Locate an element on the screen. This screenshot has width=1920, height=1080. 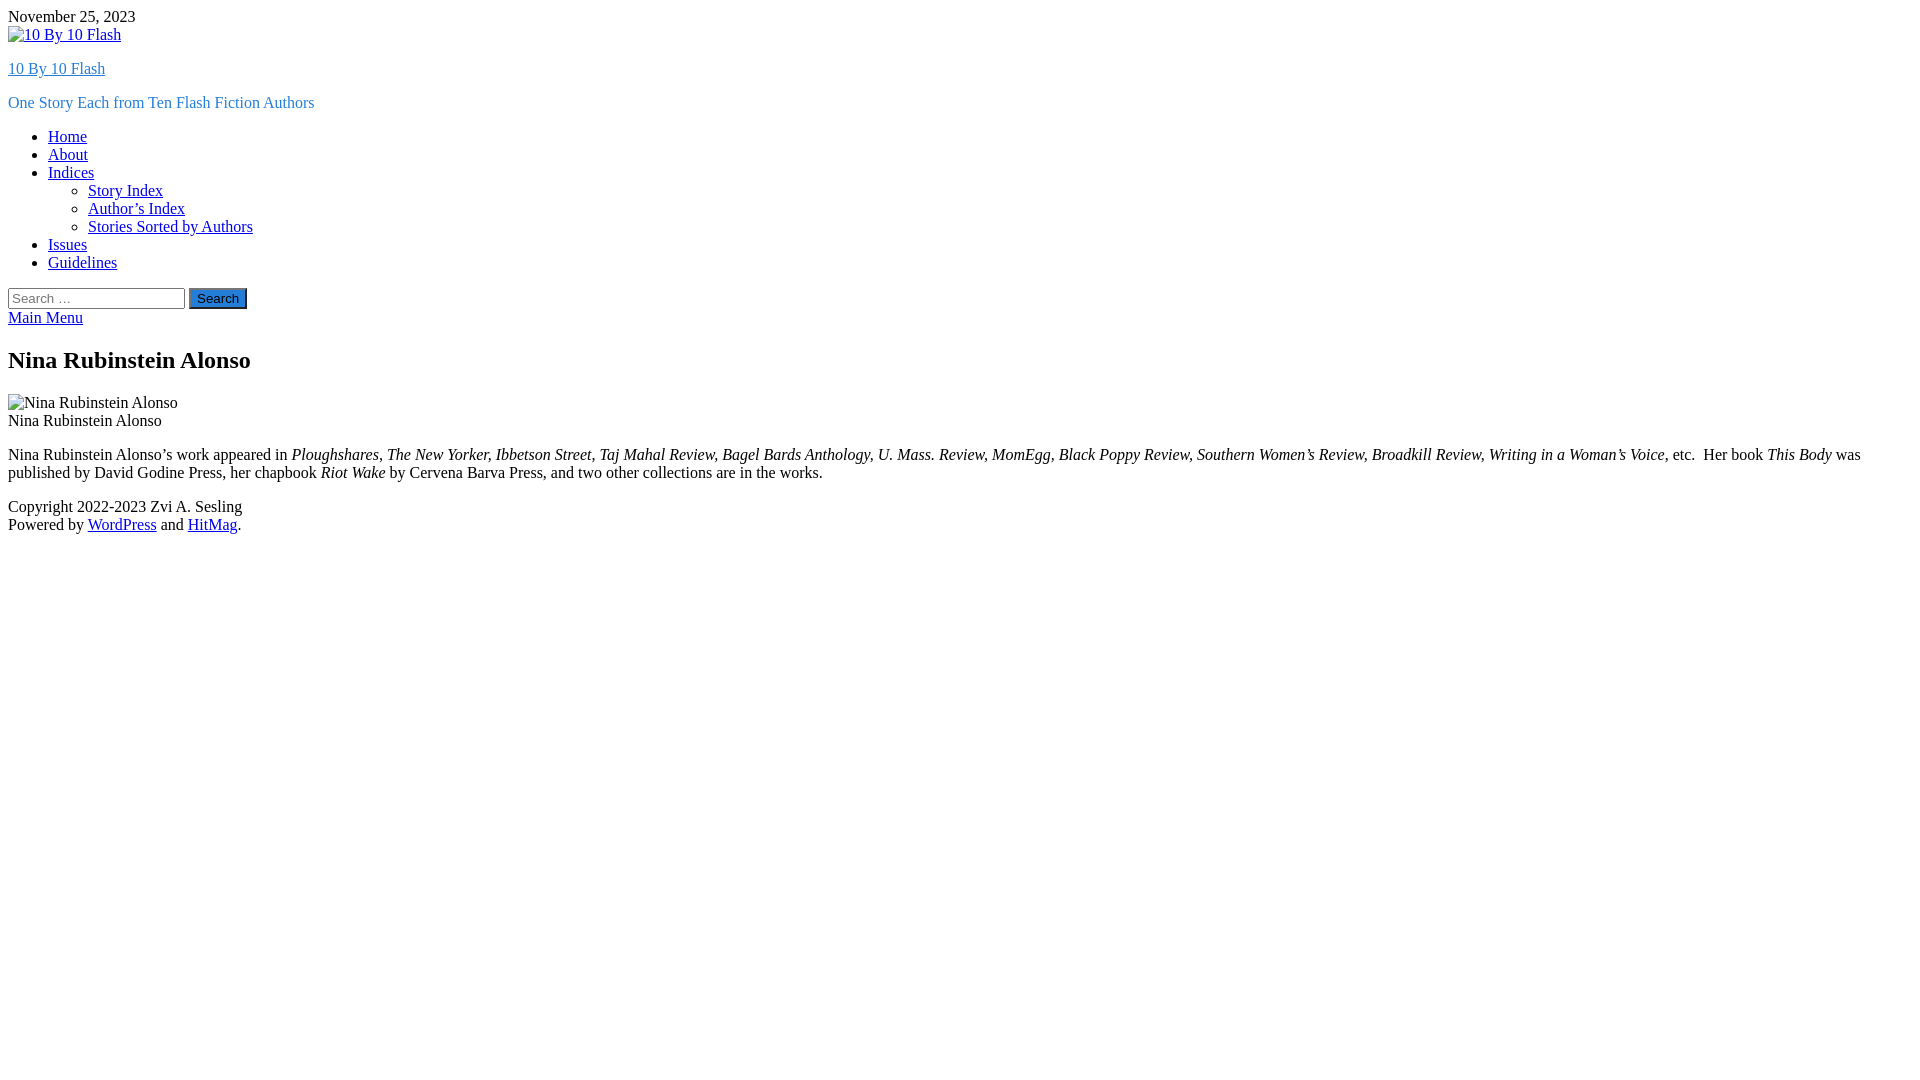
'Story Index' is located at coordinates (124, 190).